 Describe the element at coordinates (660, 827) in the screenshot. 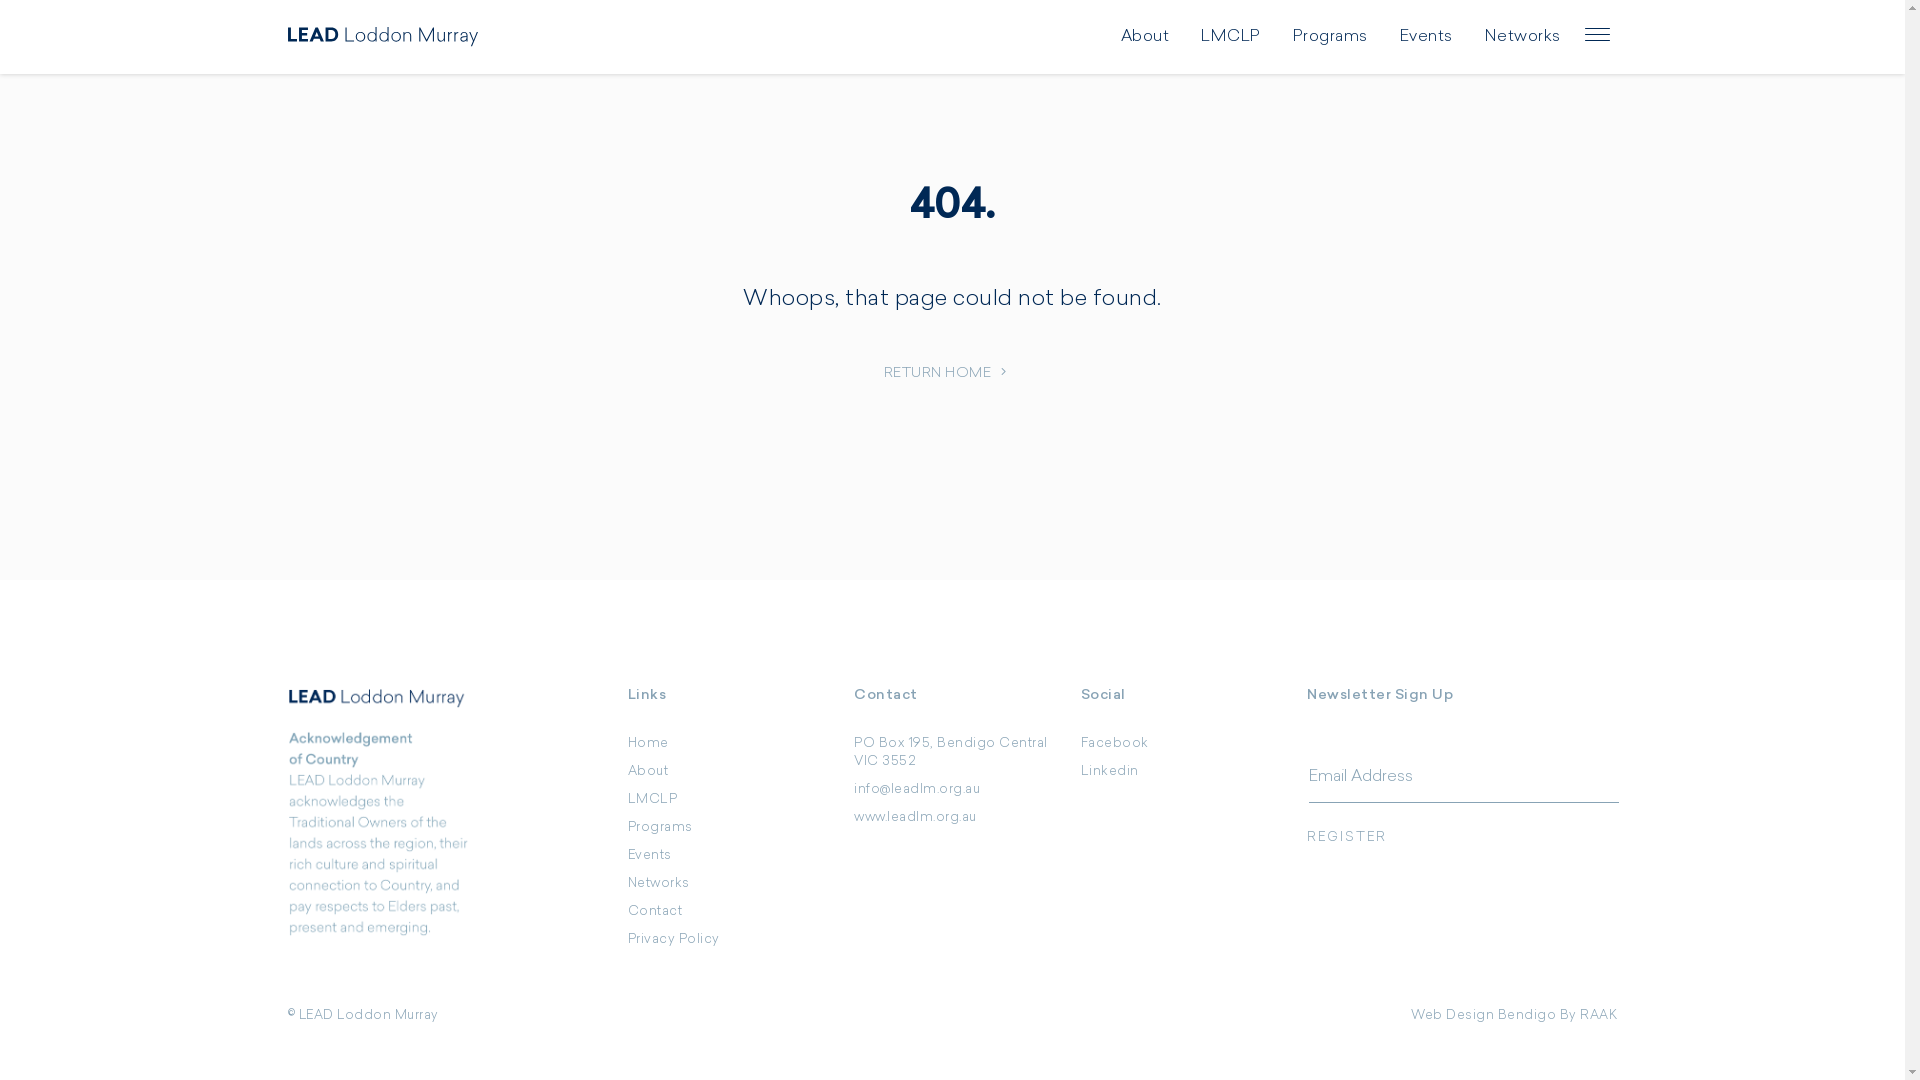

I see `'Programs'` at that location.